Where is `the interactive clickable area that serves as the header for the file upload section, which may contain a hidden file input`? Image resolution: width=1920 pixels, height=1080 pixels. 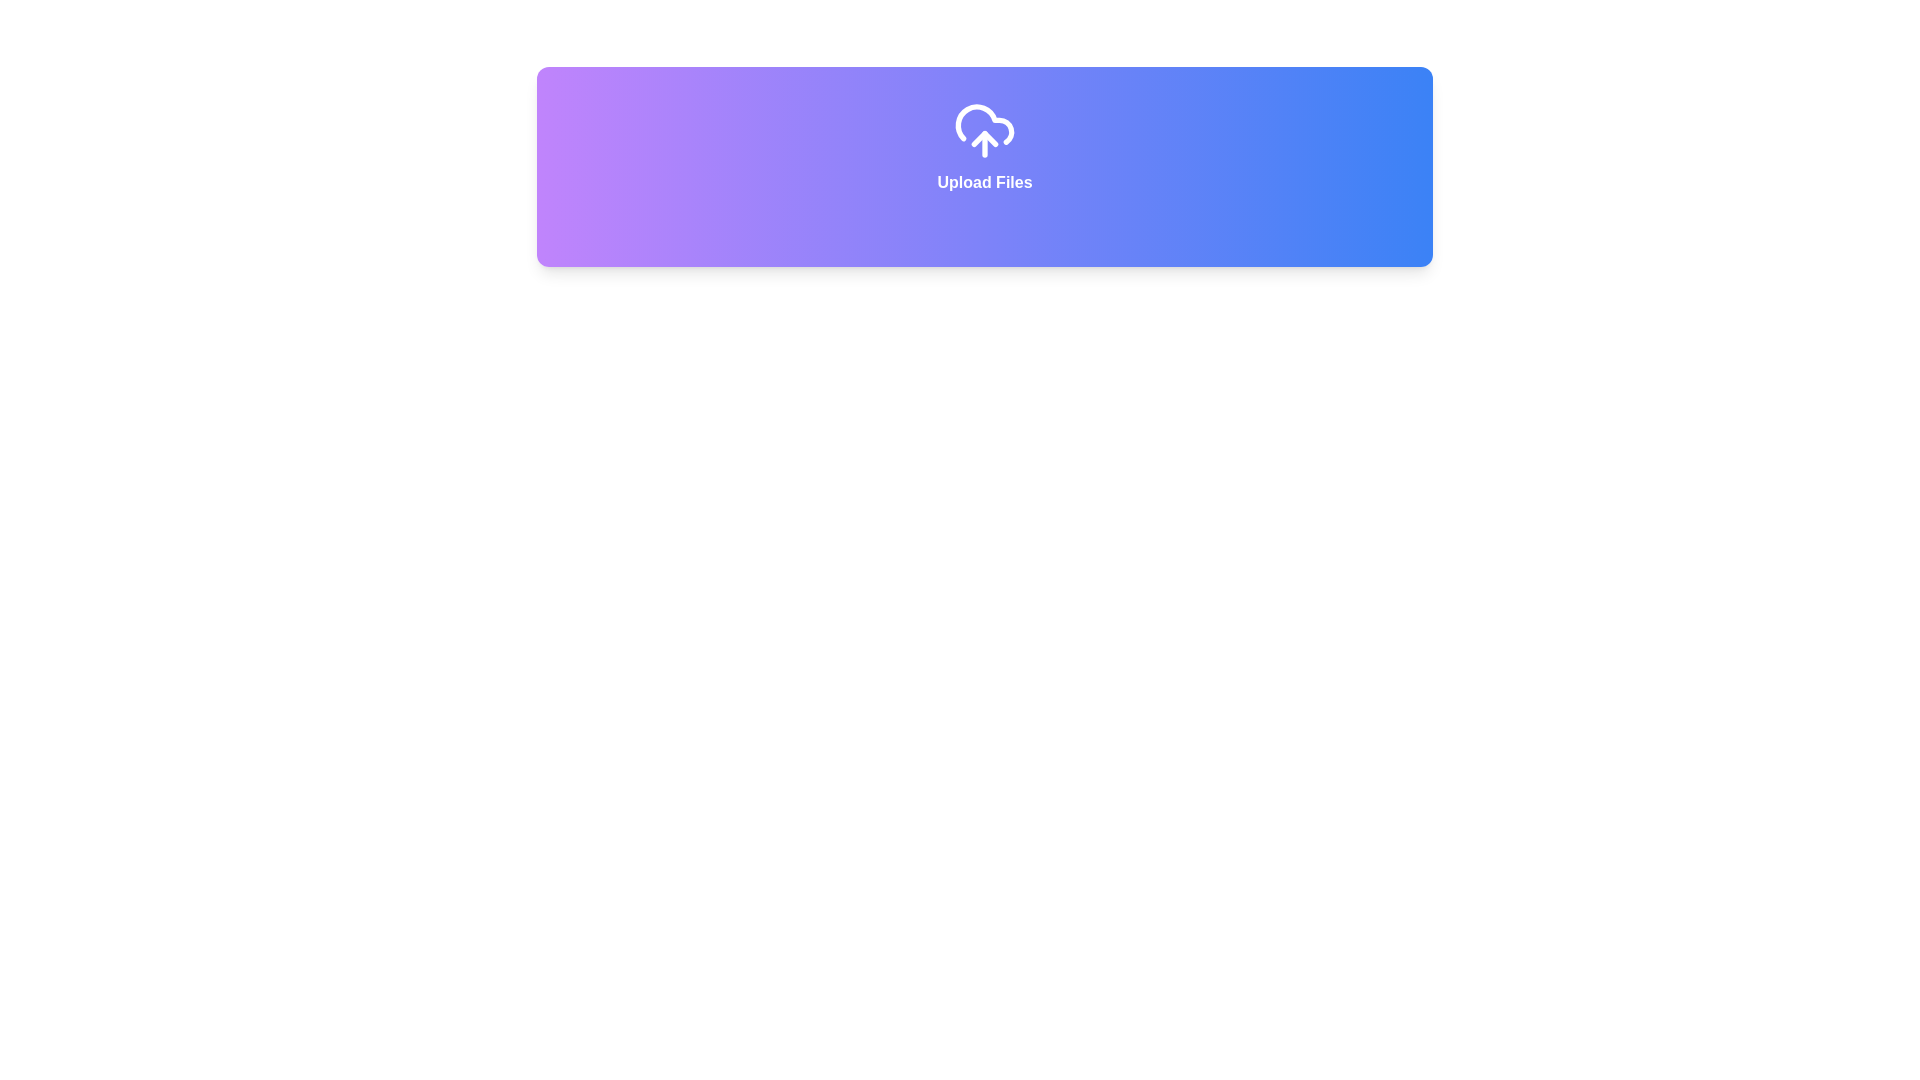 the interactive clickable area that serves as the header for the file upload section, which may contain a hidden file input is located at coordinates (984, 165).